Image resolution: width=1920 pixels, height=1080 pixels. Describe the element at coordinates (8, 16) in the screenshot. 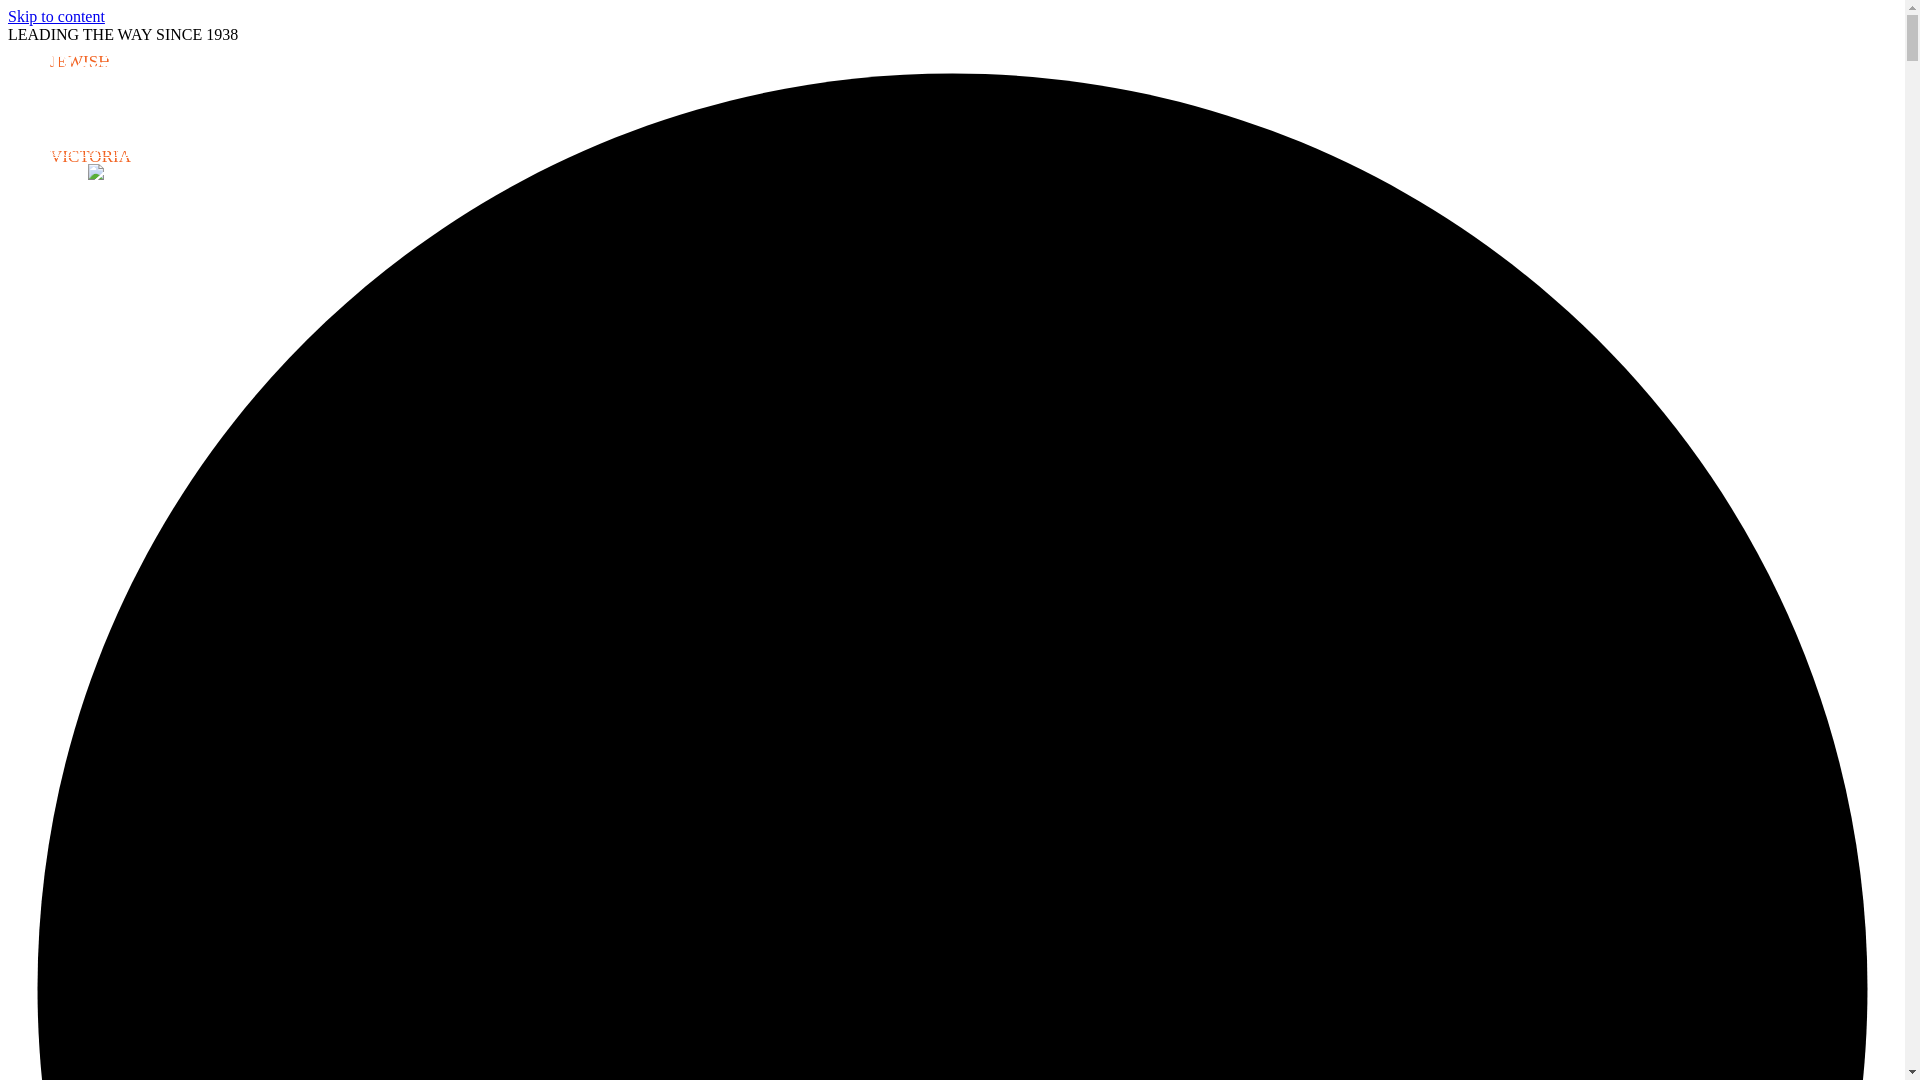

I see `'Skip to content'` at that location.